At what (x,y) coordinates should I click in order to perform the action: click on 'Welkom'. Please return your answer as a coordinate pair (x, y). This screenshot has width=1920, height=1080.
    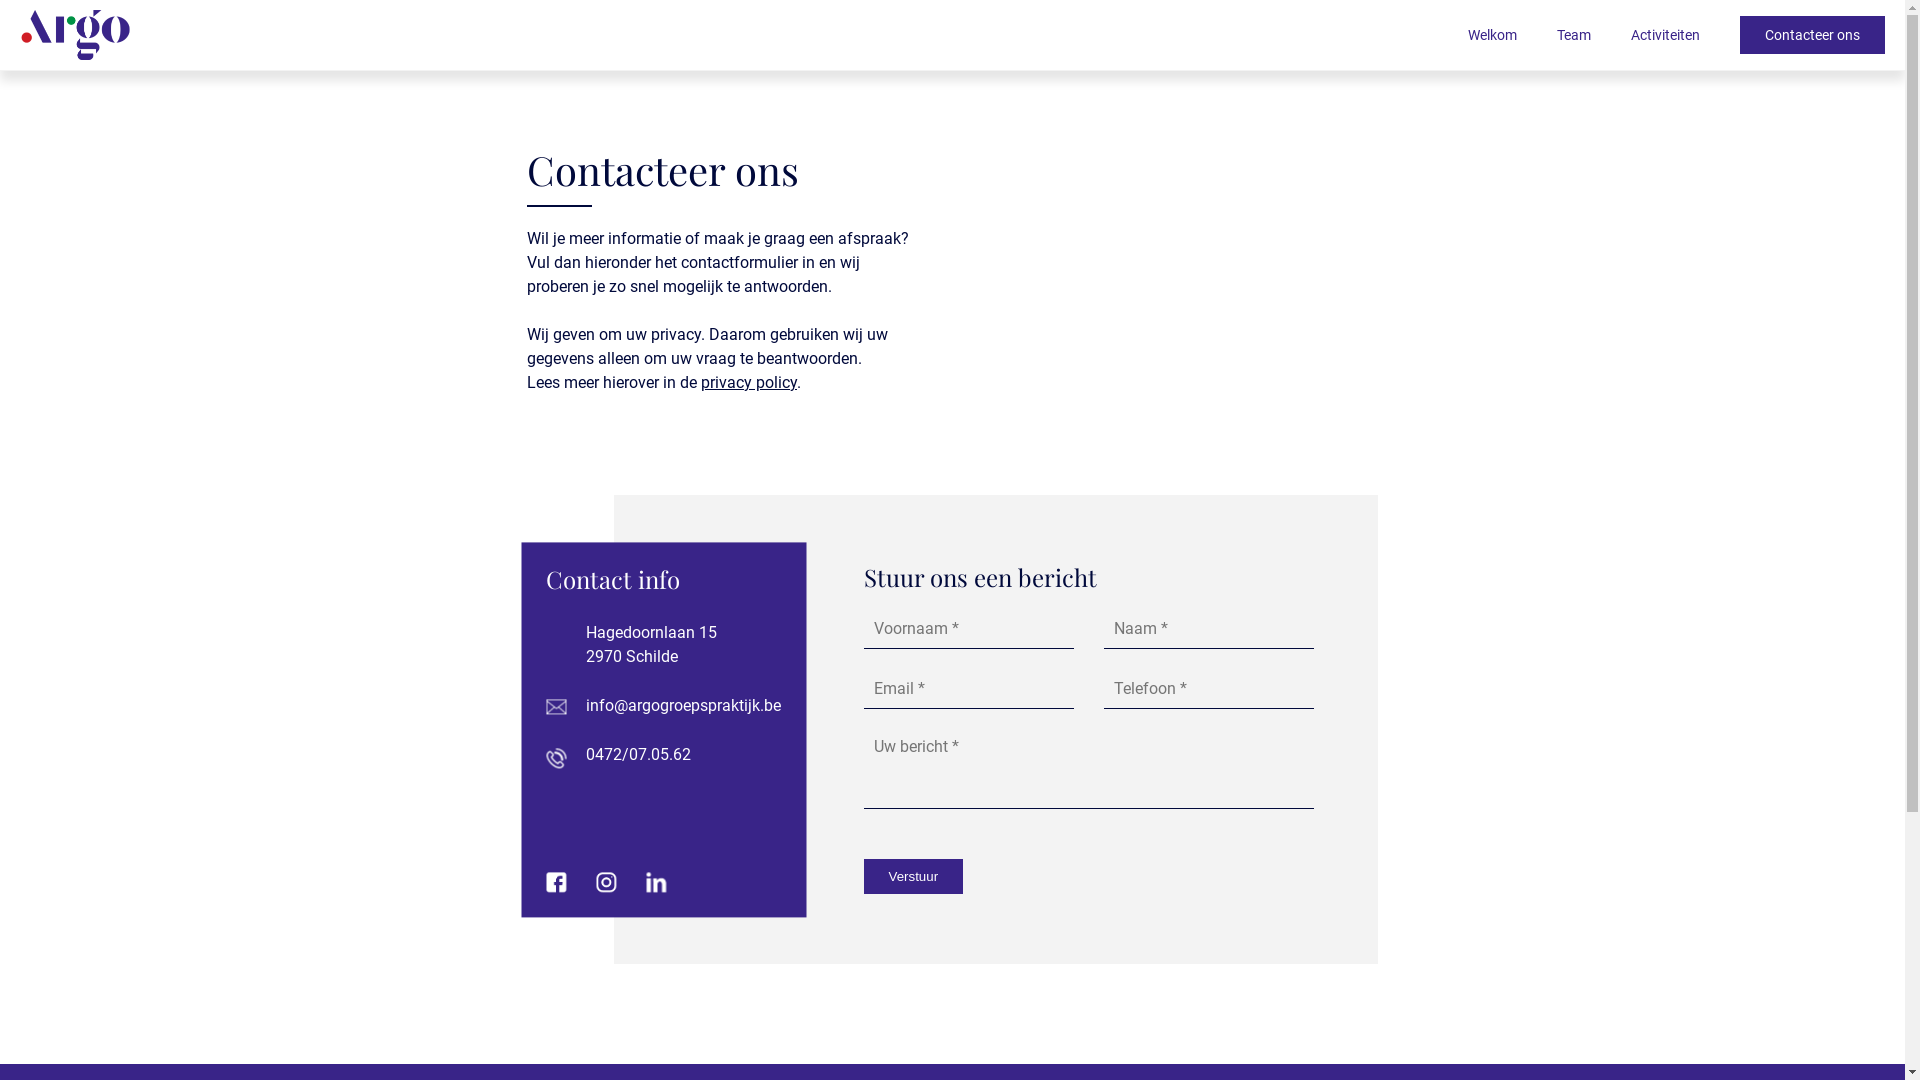
    Looking at the image, I should click on (1492, 34).